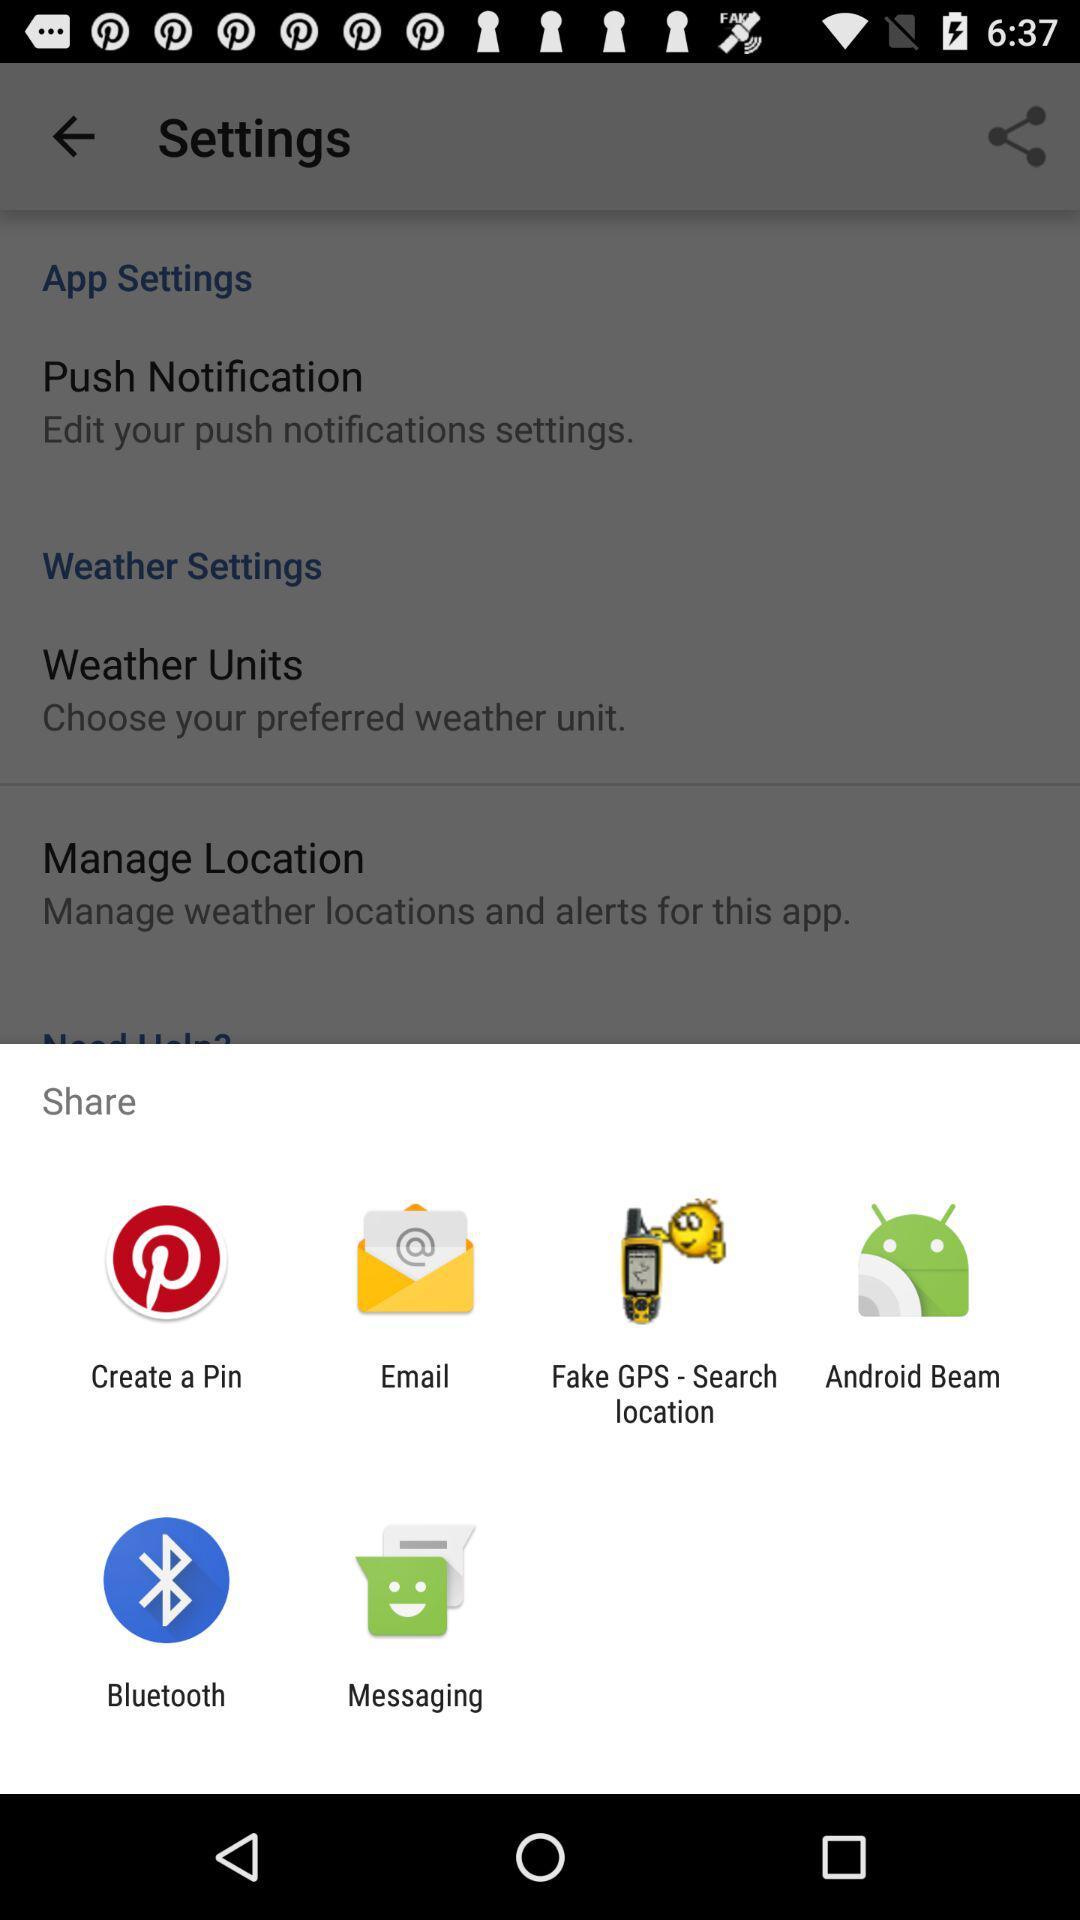 This screenshot has width=1080, height=1920. I want to click on bluetooth item, so click(165, 1711).